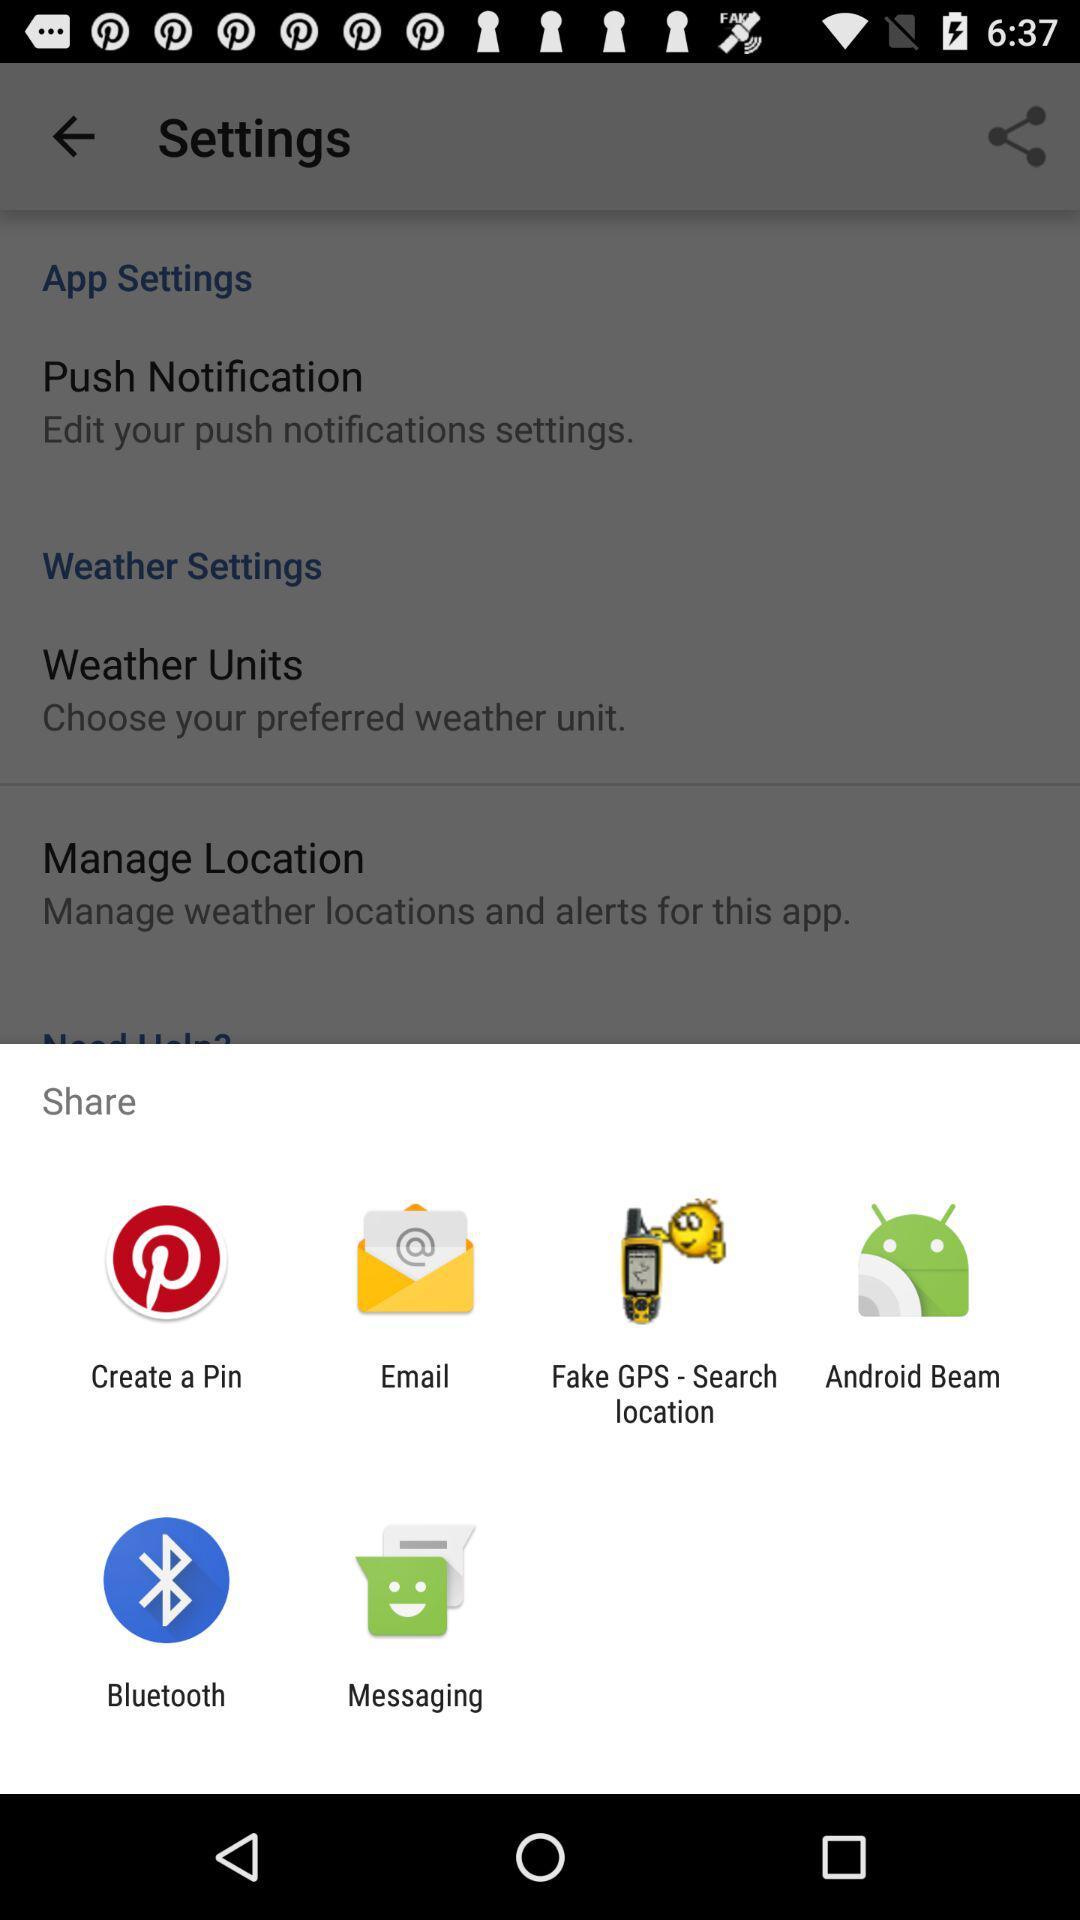 This screenshot has width=1080, height=1920. I want to click on bluetooth item, so click(165, 1711).